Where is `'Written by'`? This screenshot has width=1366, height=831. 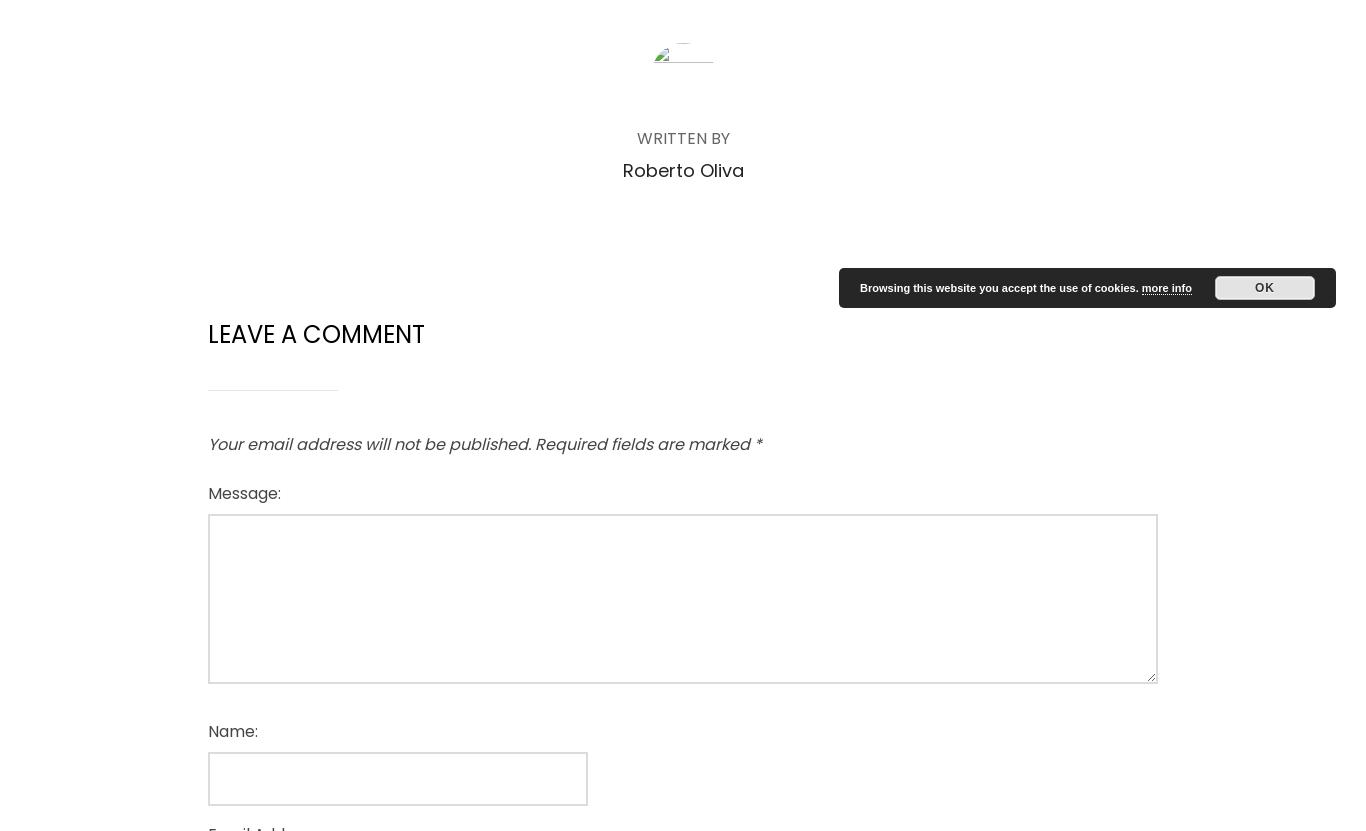 'Written by' is located at coordinates (681, 138).